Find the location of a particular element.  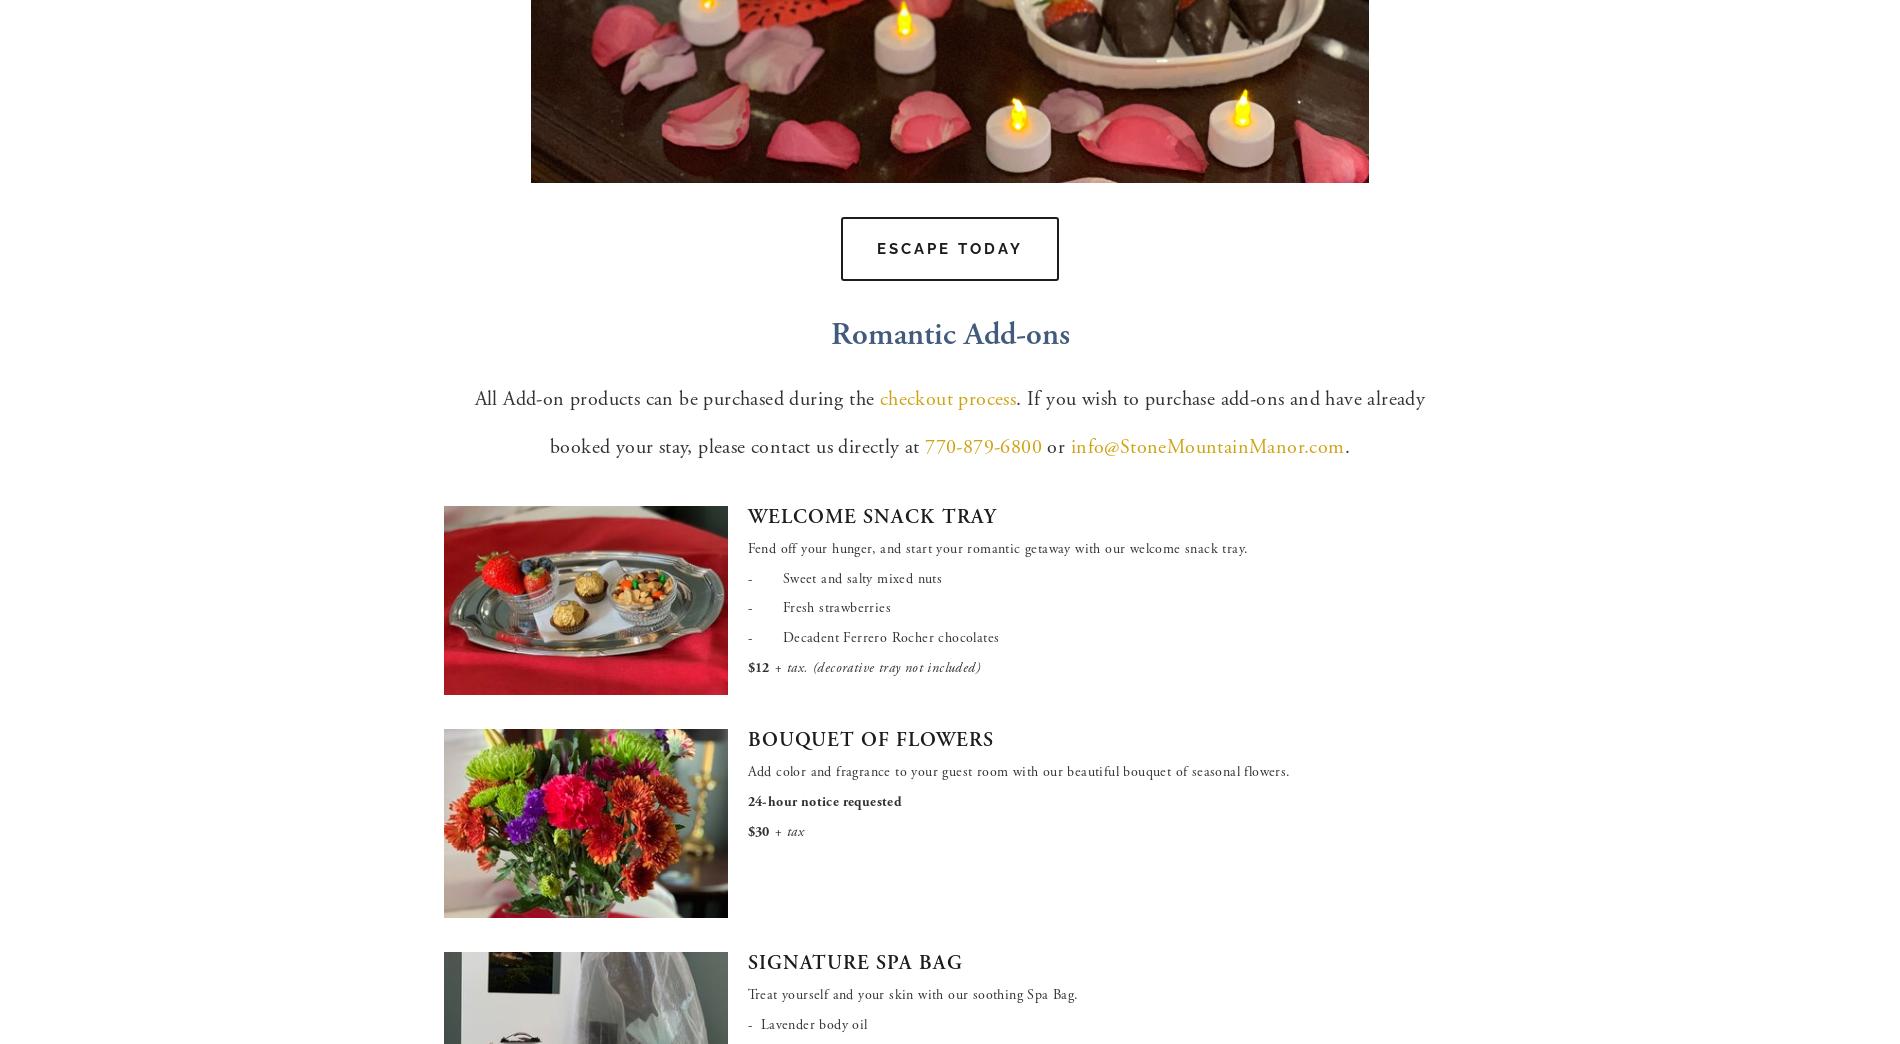

'Add color and fragrance to your guest room with our beautiful bouquet of seasonal flowers.' is located at coordinates (1018, 772).